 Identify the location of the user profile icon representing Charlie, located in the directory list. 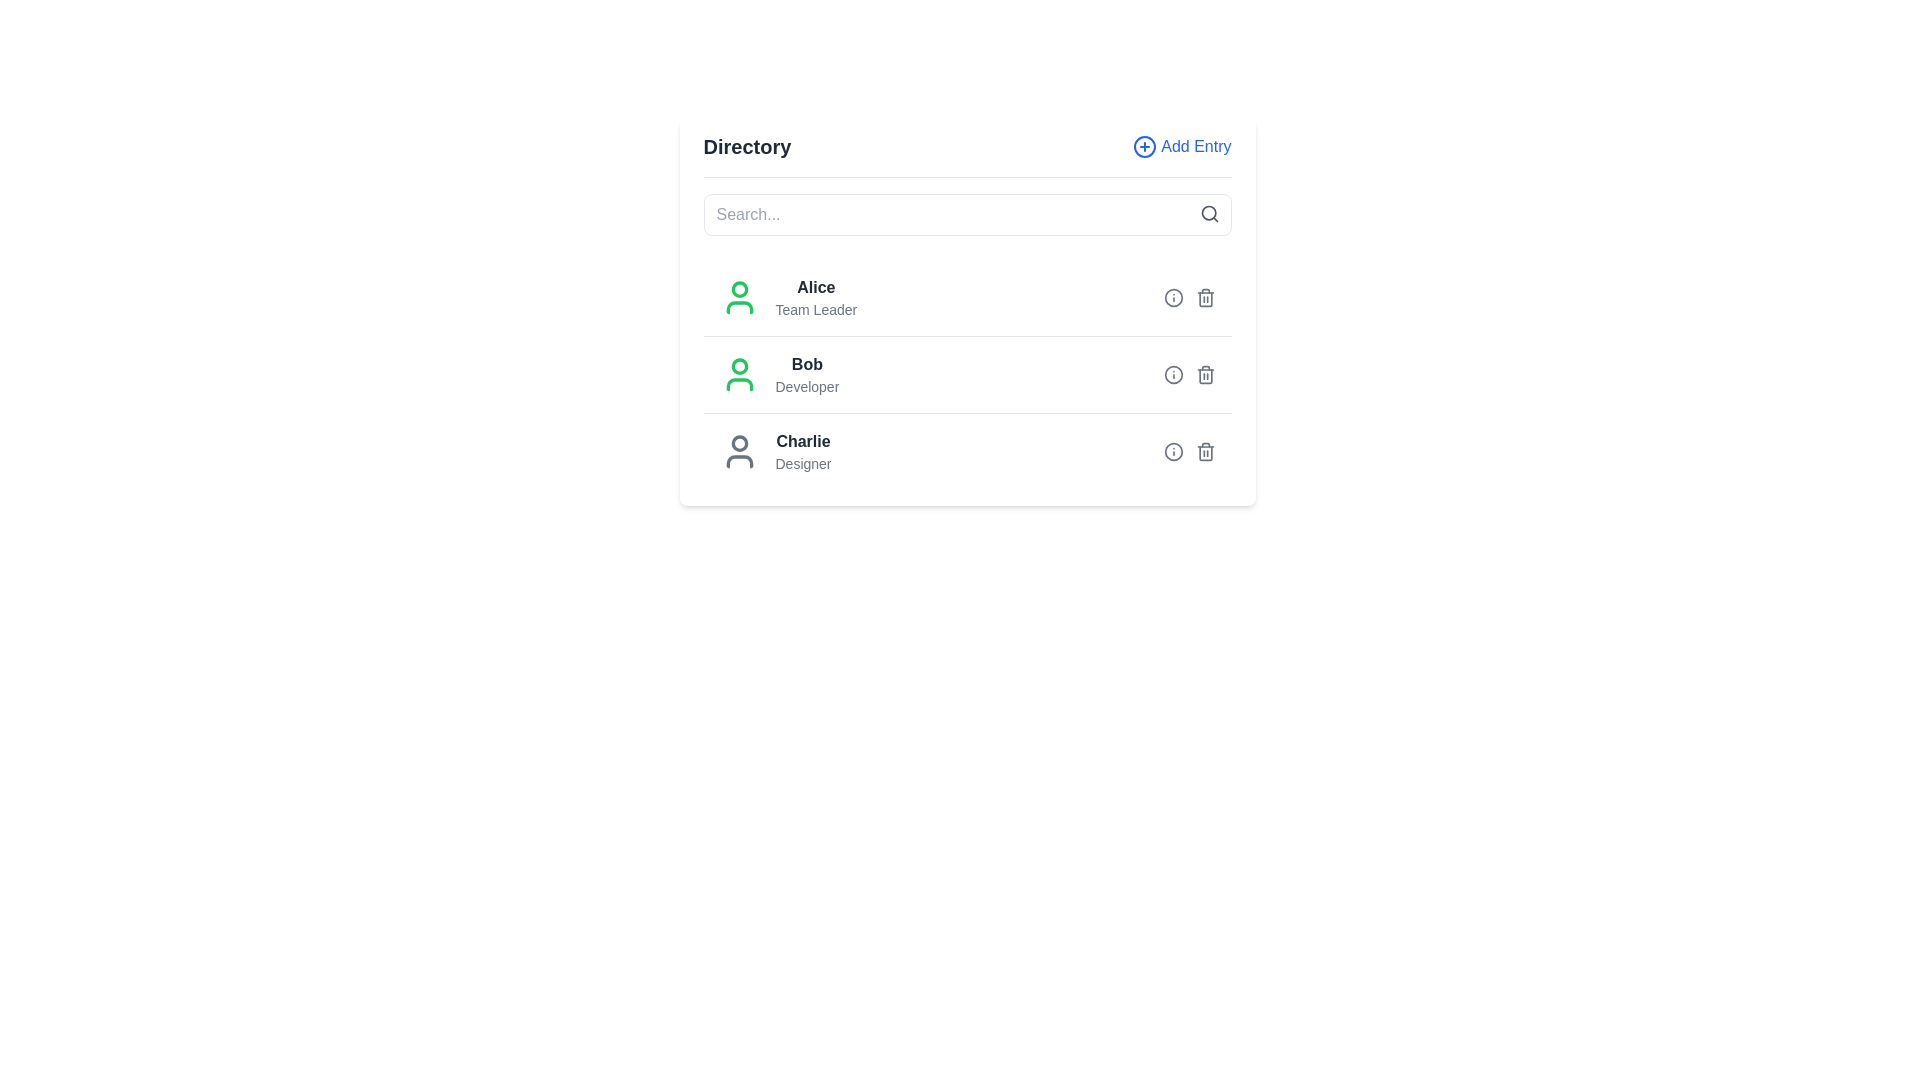
(738, 451).